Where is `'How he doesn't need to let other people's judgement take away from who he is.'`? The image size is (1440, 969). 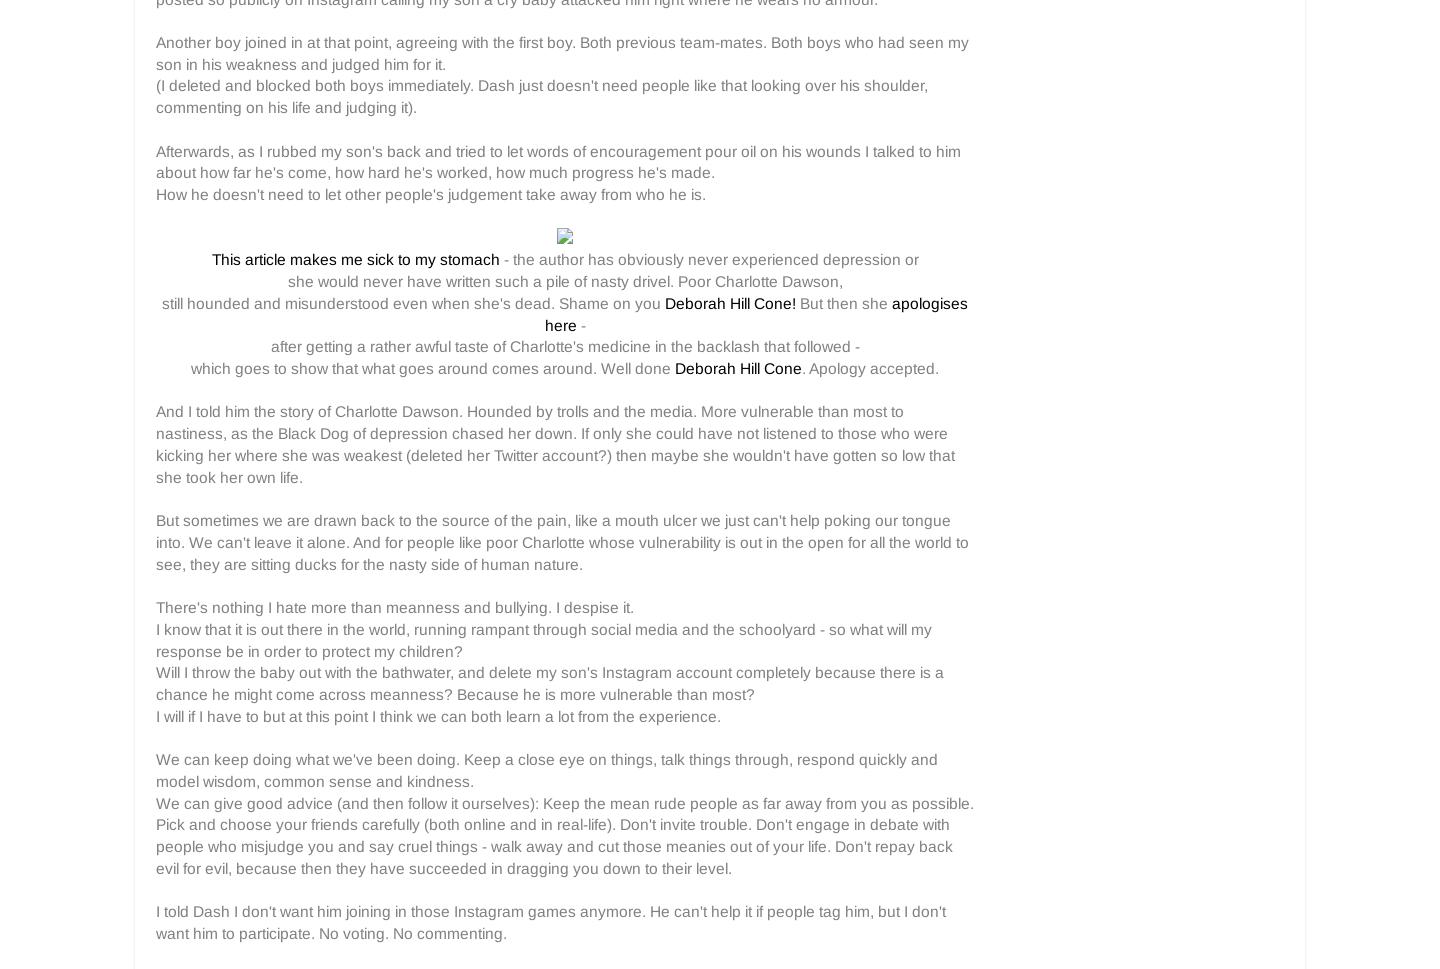
'How he doesn't need to let other people's judgement take away from who he is.' is located at coordinates (154, 194).